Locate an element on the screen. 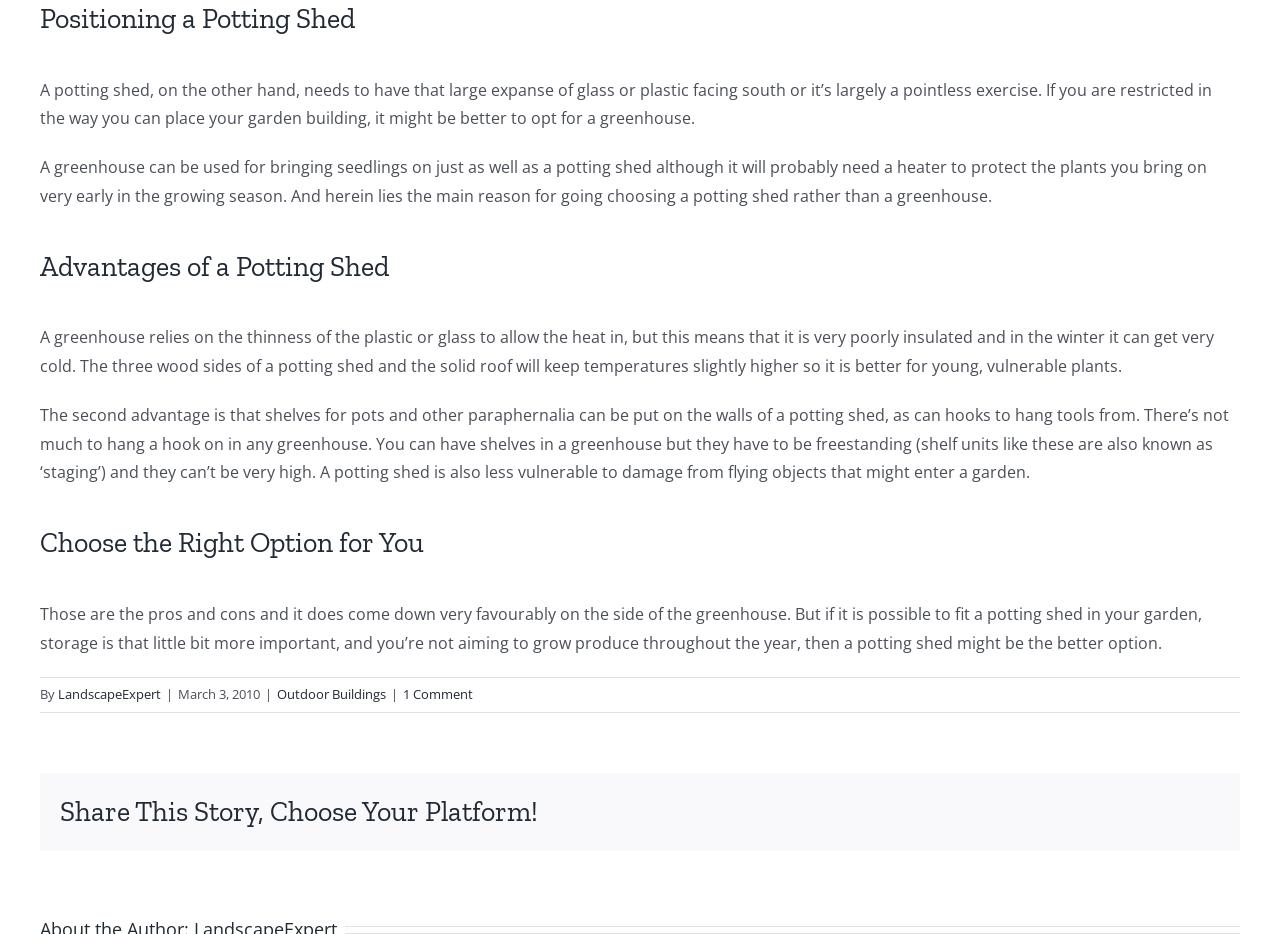  'Advantages of a Potting Shed' is located at coordinates (214, 265).